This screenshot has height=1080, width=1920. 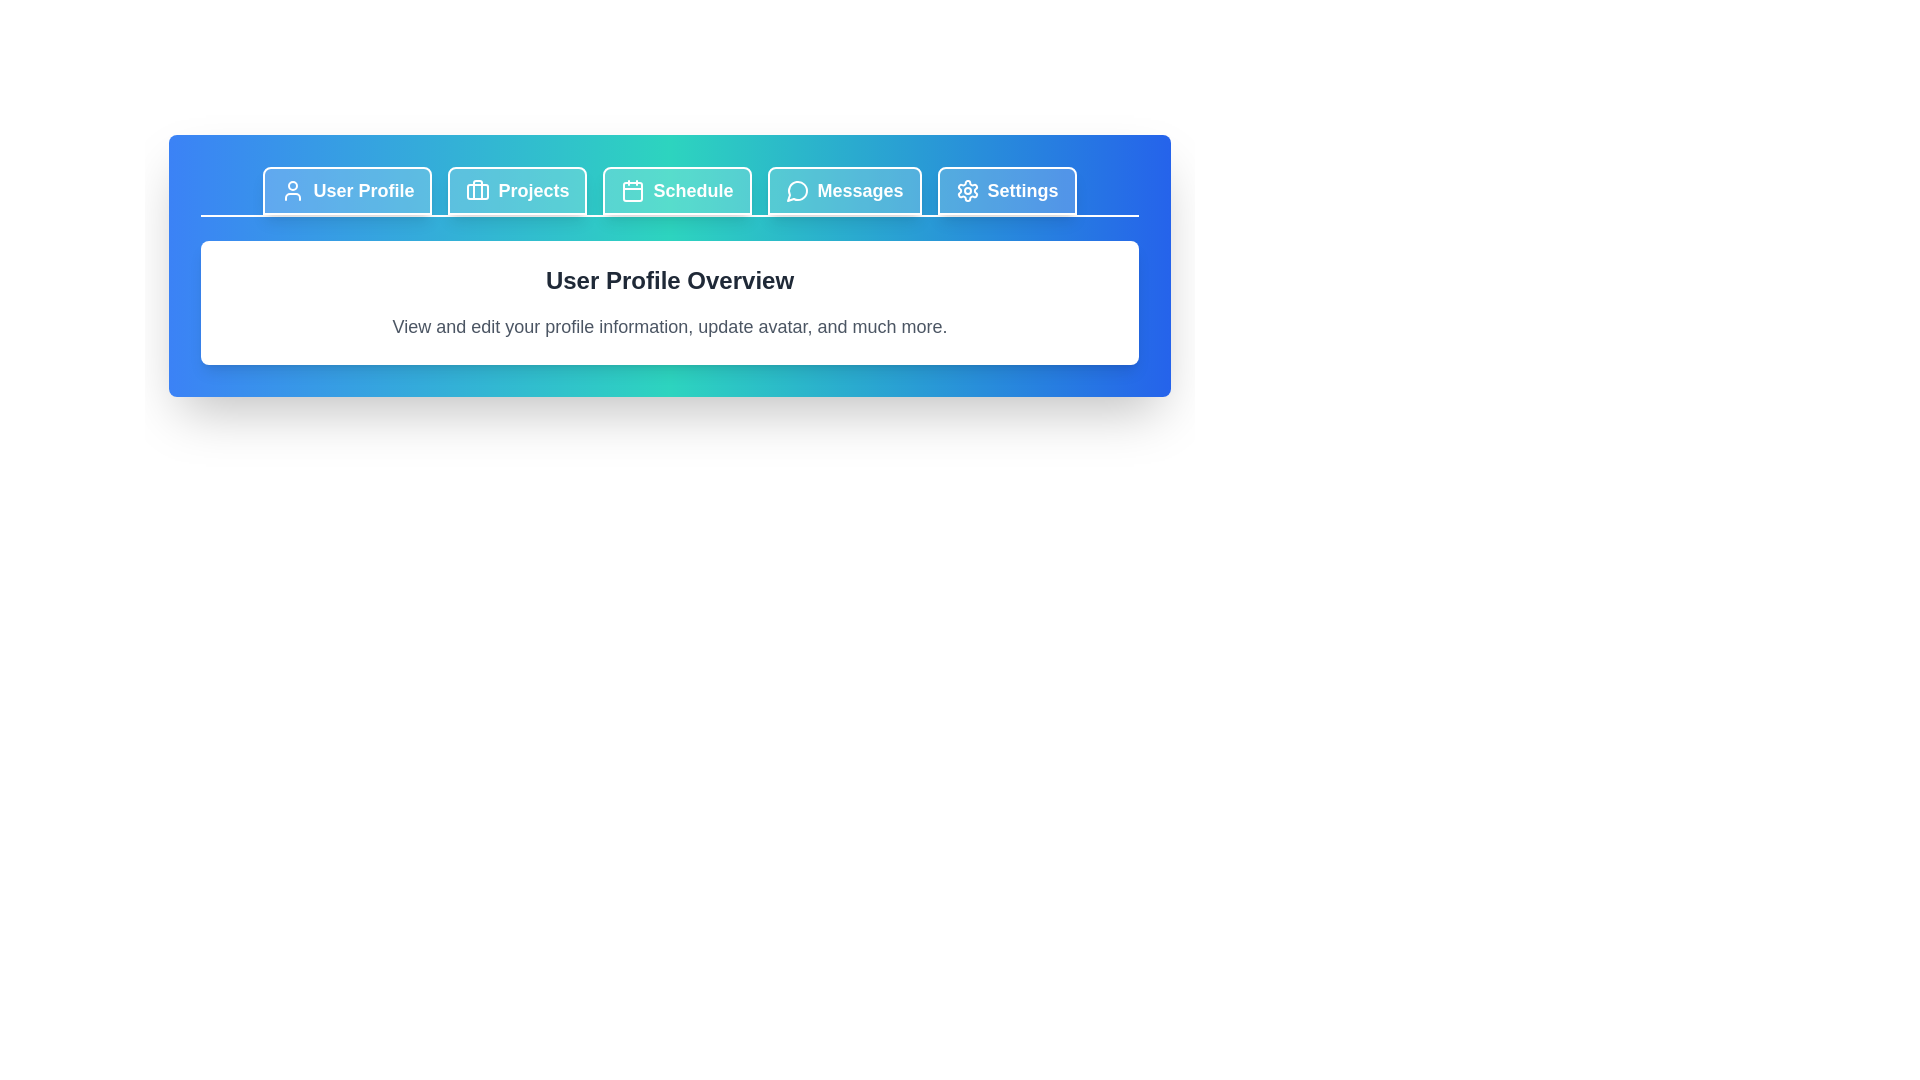 What do you see at coordinates (796, 191) in the screenshot?
I see `the speech bubble icon located to the left of the 'Messages' text in the top center navigation bar` at bounding box center [796, 191].